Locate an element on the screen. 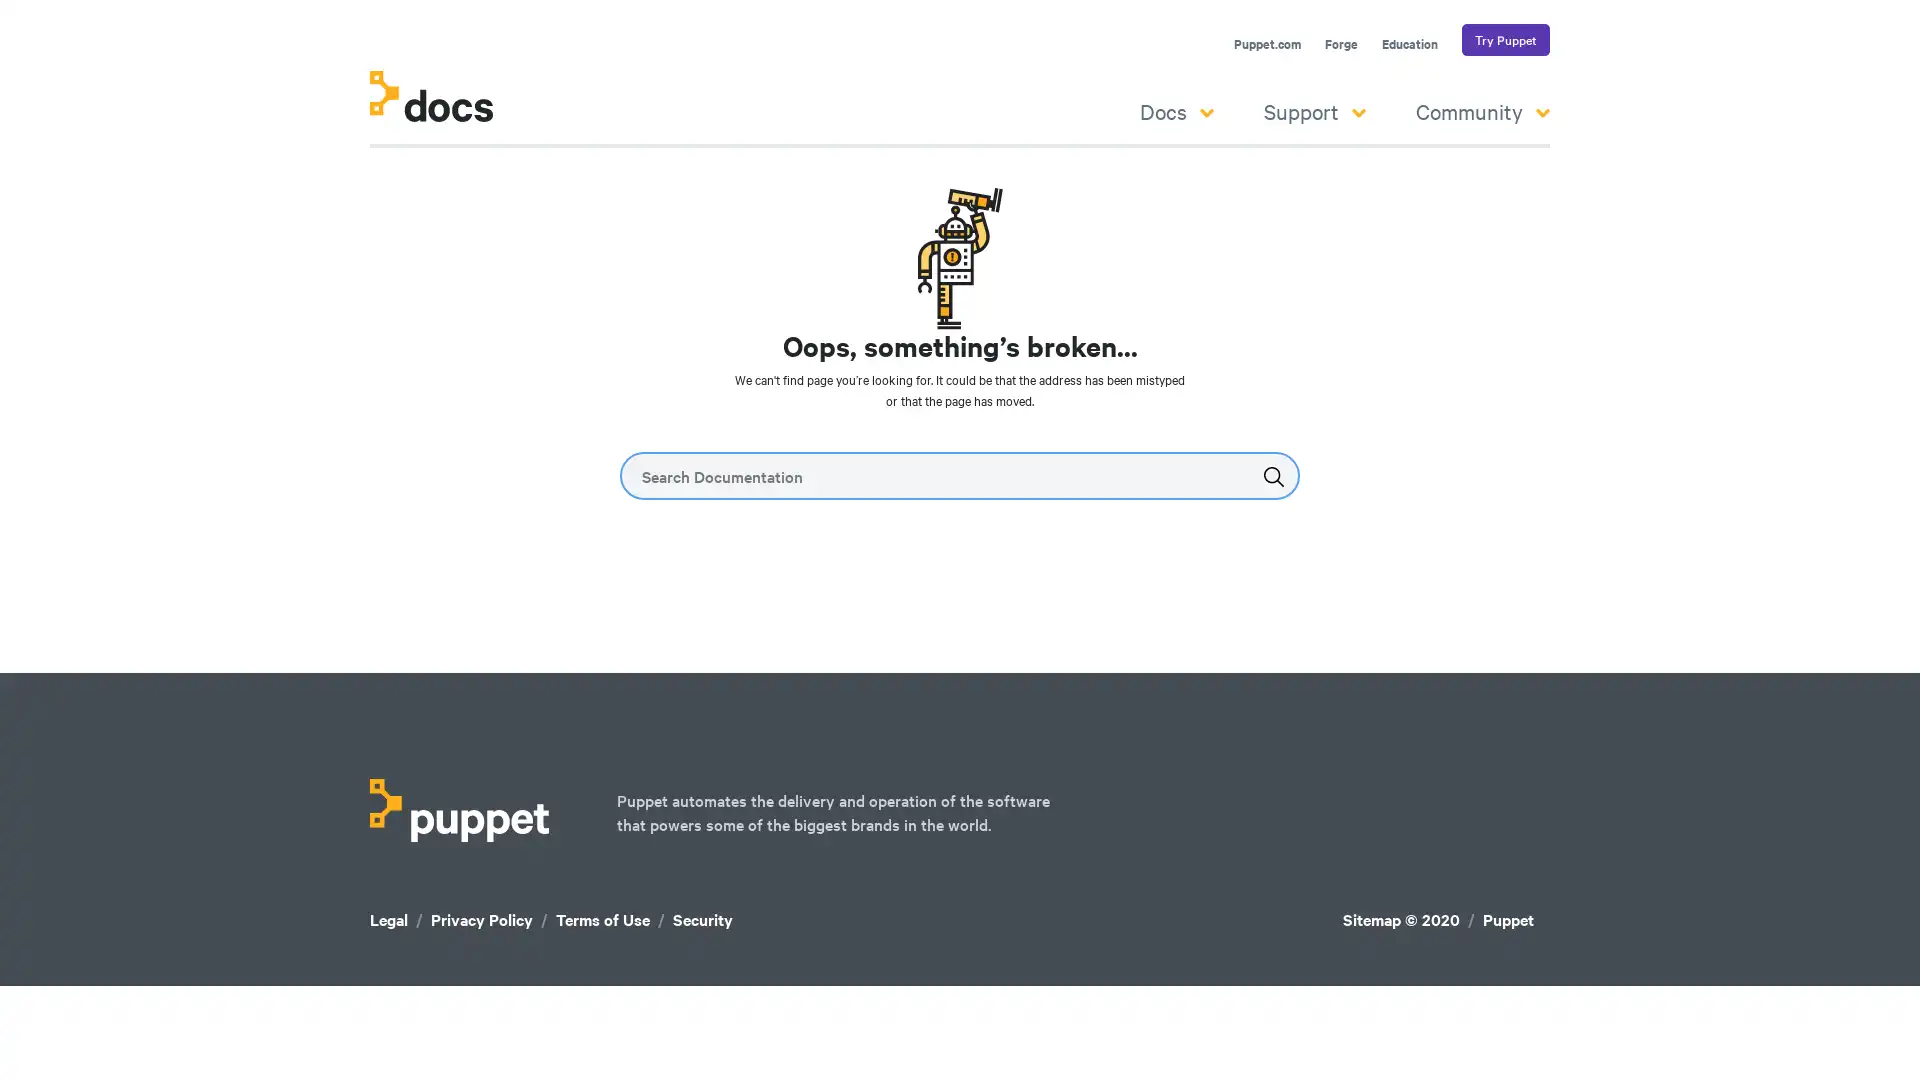 The width and height of the screenshot is (1920, 1080). Submit the search query. is located at coordinates (1272, 477).